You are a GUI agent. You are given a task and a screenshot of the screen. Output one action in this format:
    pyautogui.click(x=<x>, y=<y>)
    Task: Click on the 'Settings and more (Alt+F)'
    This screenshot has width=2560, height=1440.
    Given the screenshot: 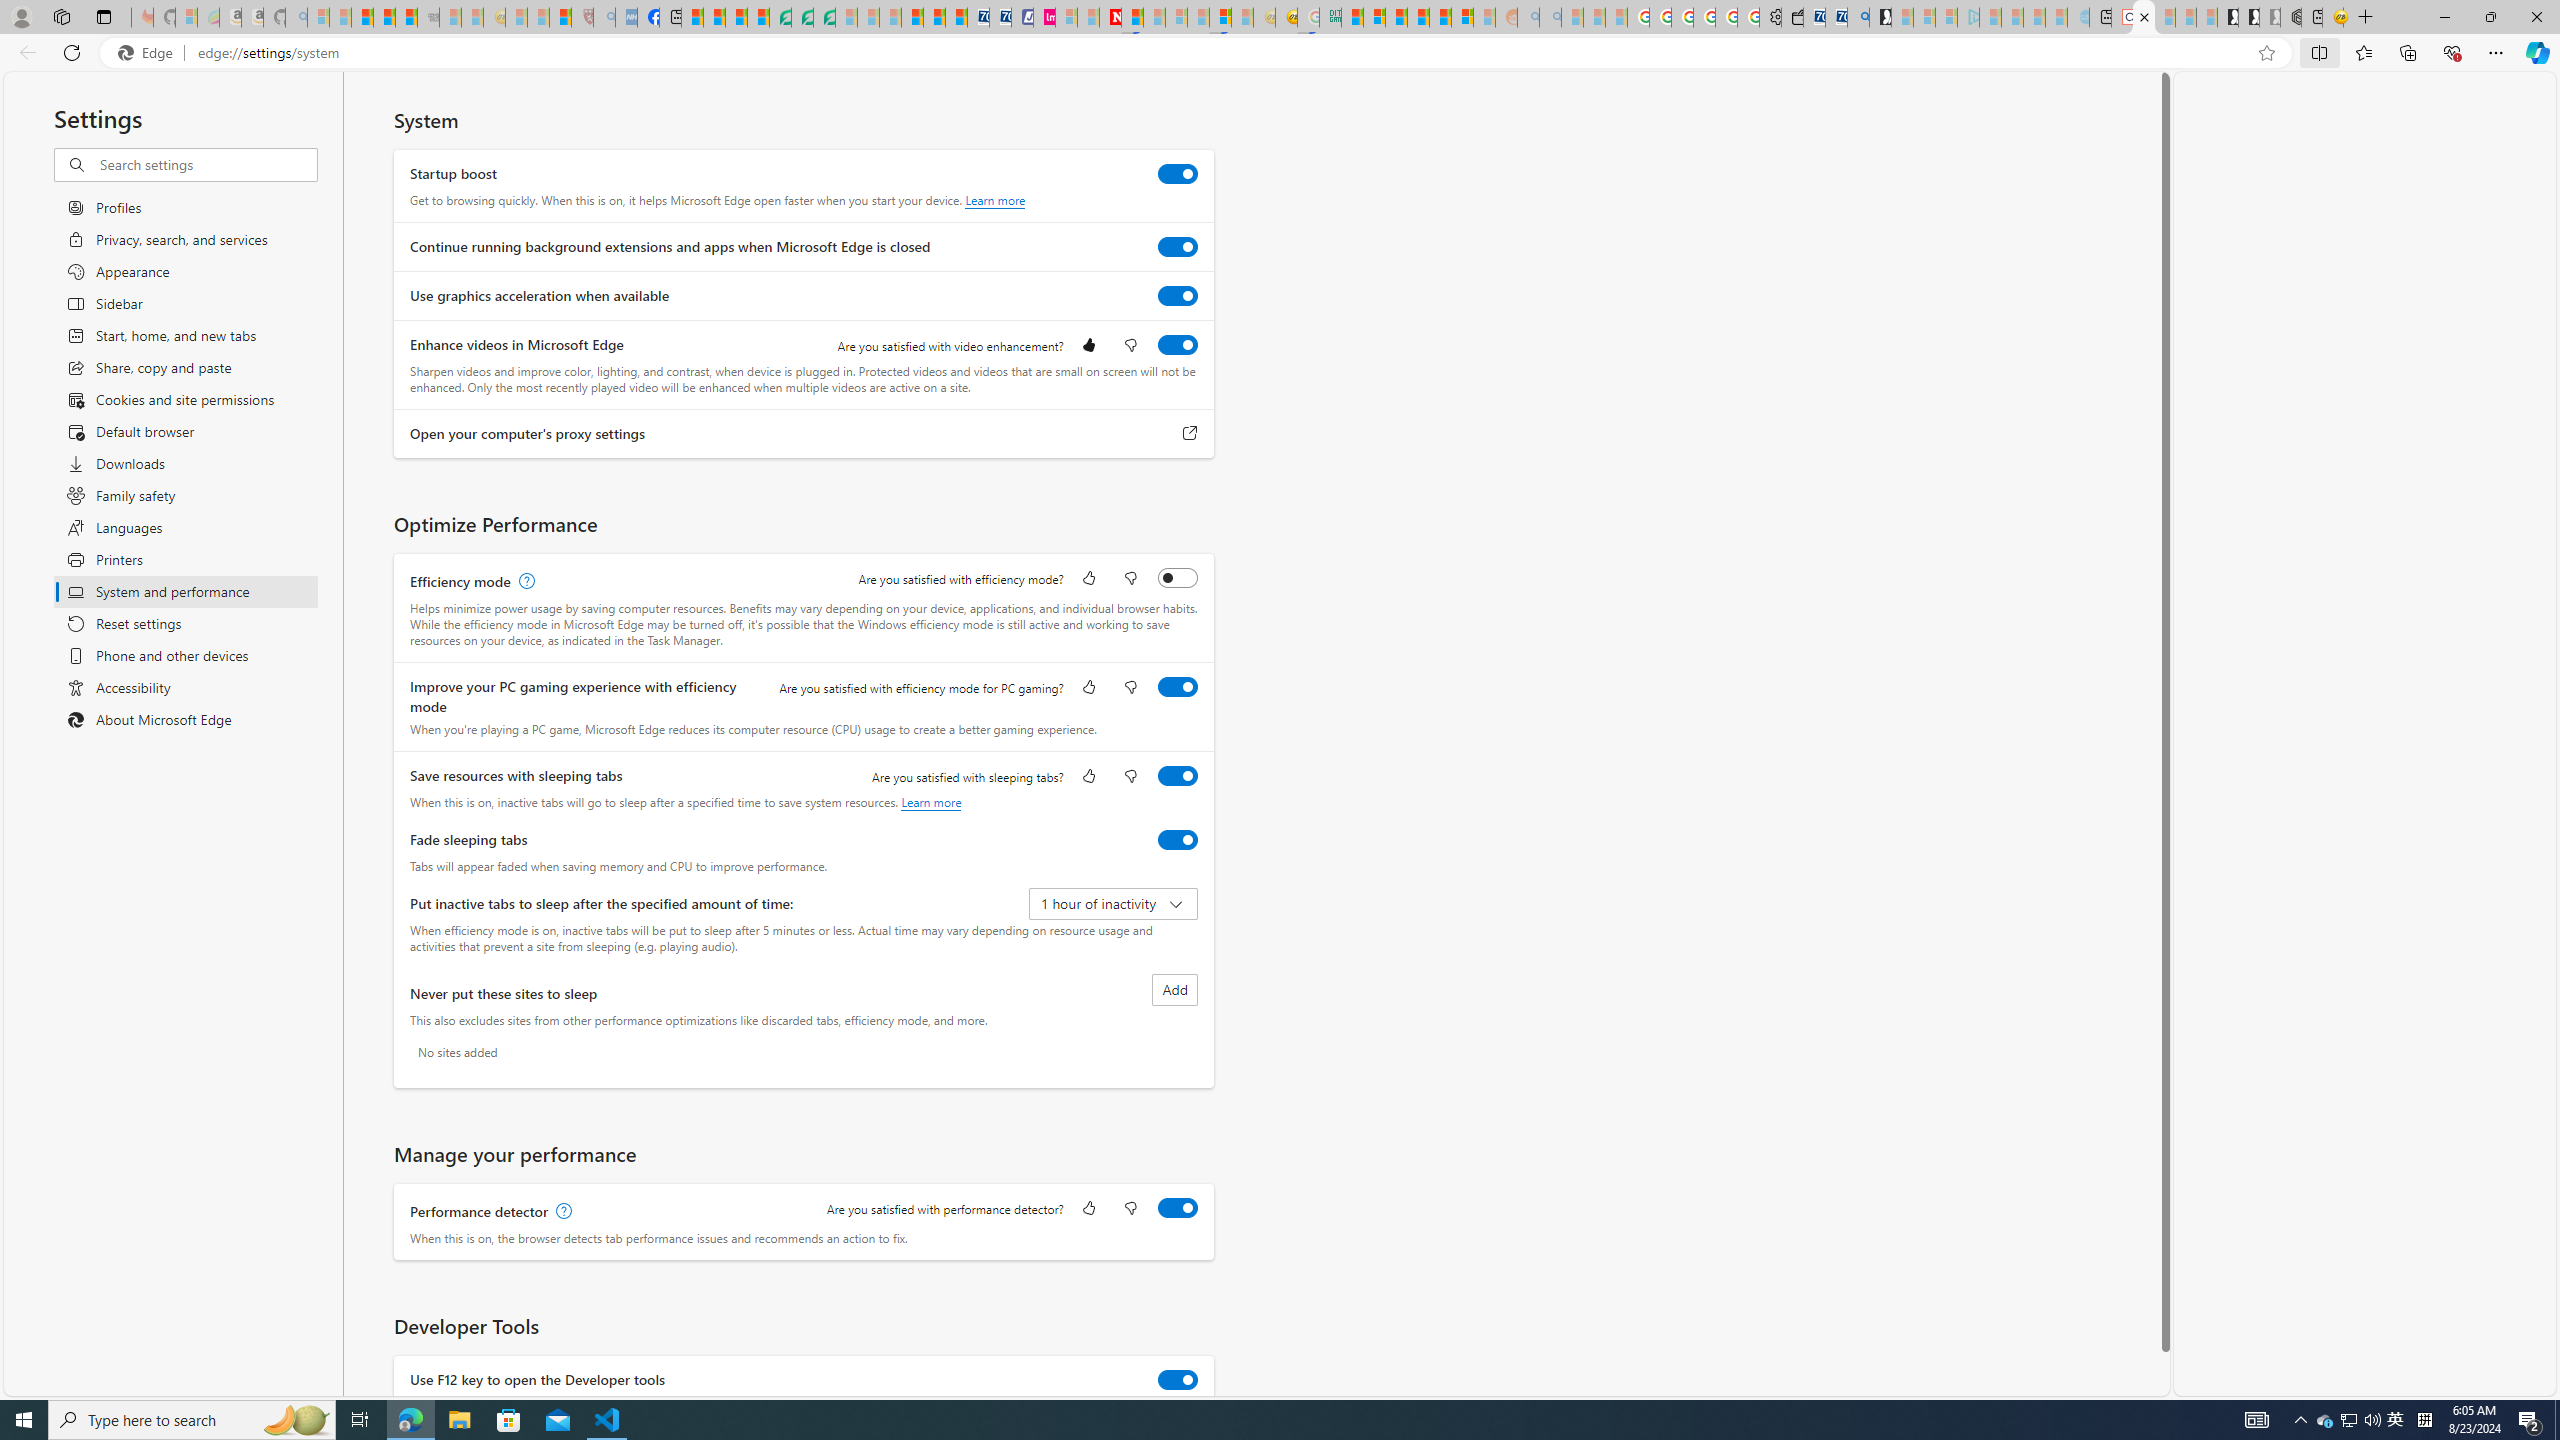 What is the action you would take?
    pyautogui.click(x=2495, y=51)
    